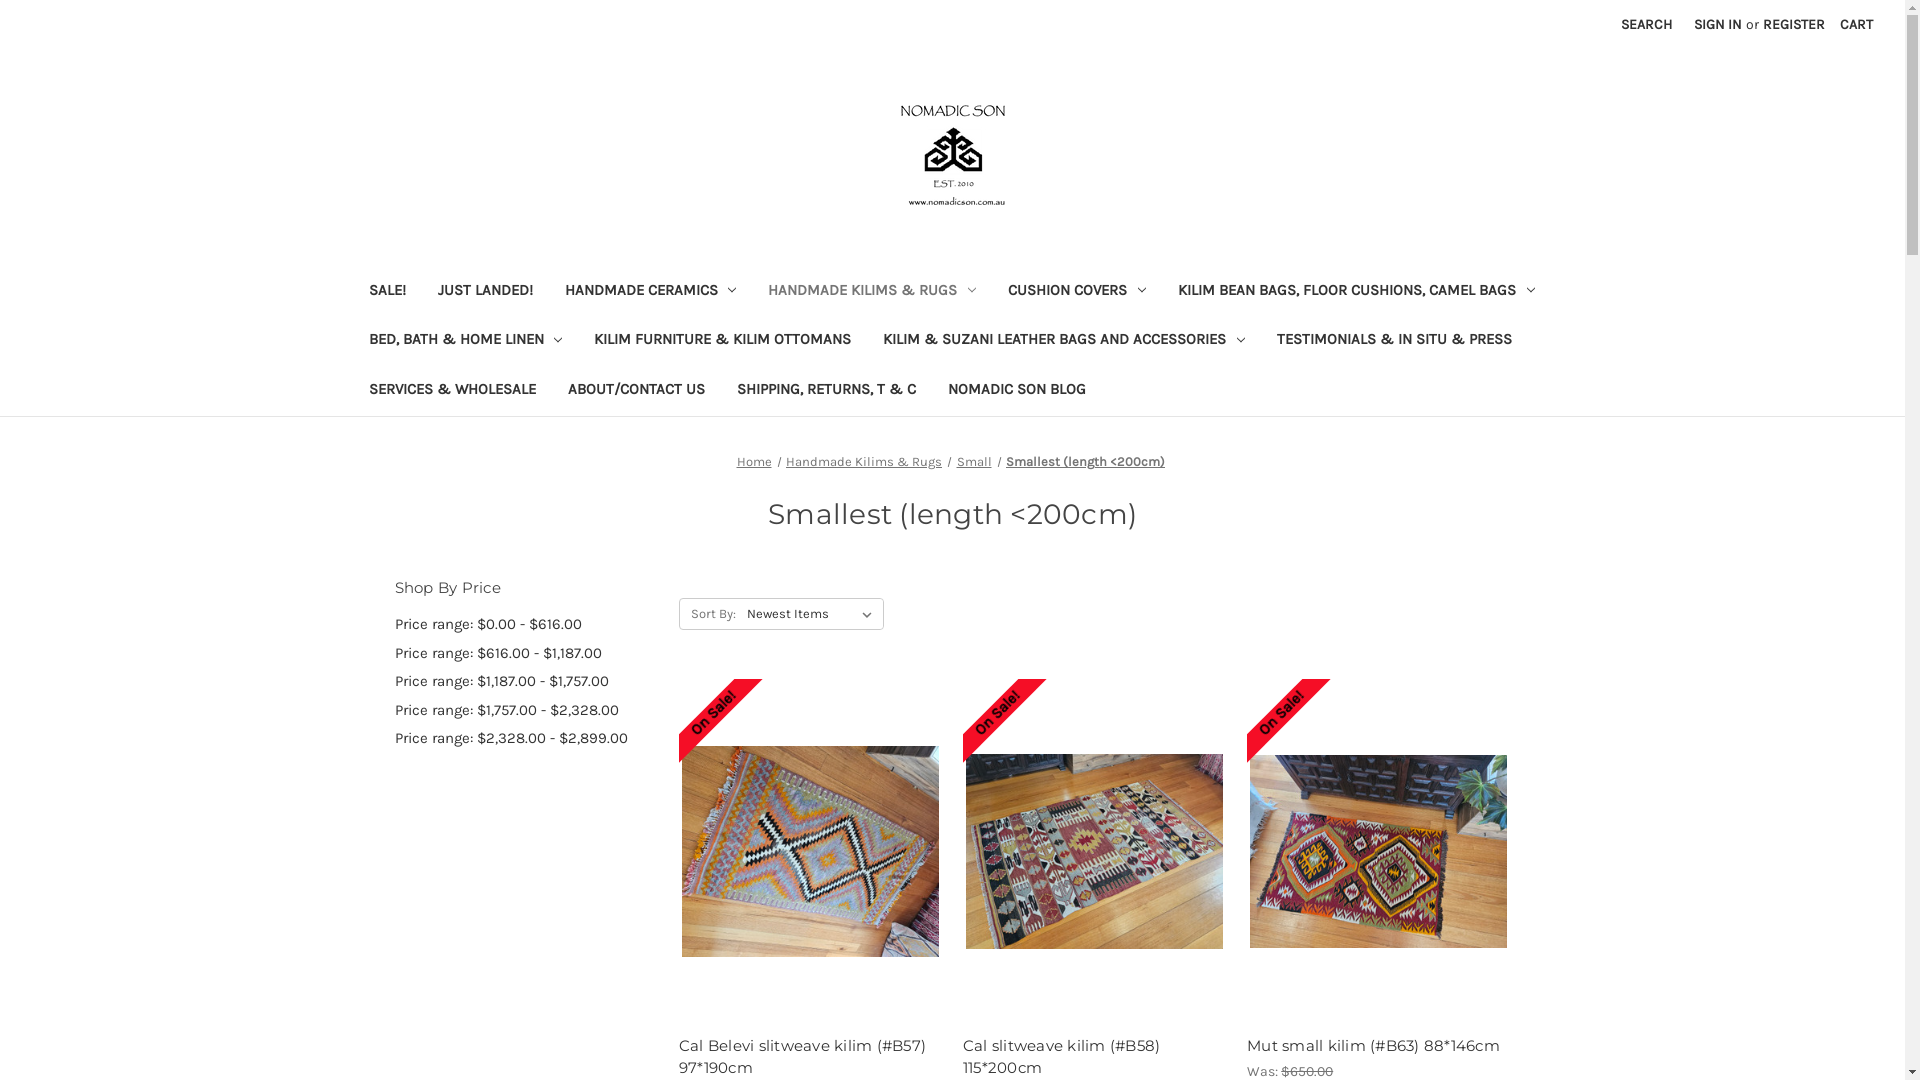 This screenshot has height=1080, width=1920. What do you see at coordinates (386, 292) in the screenshot?
I see `'SALE!'` at bounding box center [386, 292].